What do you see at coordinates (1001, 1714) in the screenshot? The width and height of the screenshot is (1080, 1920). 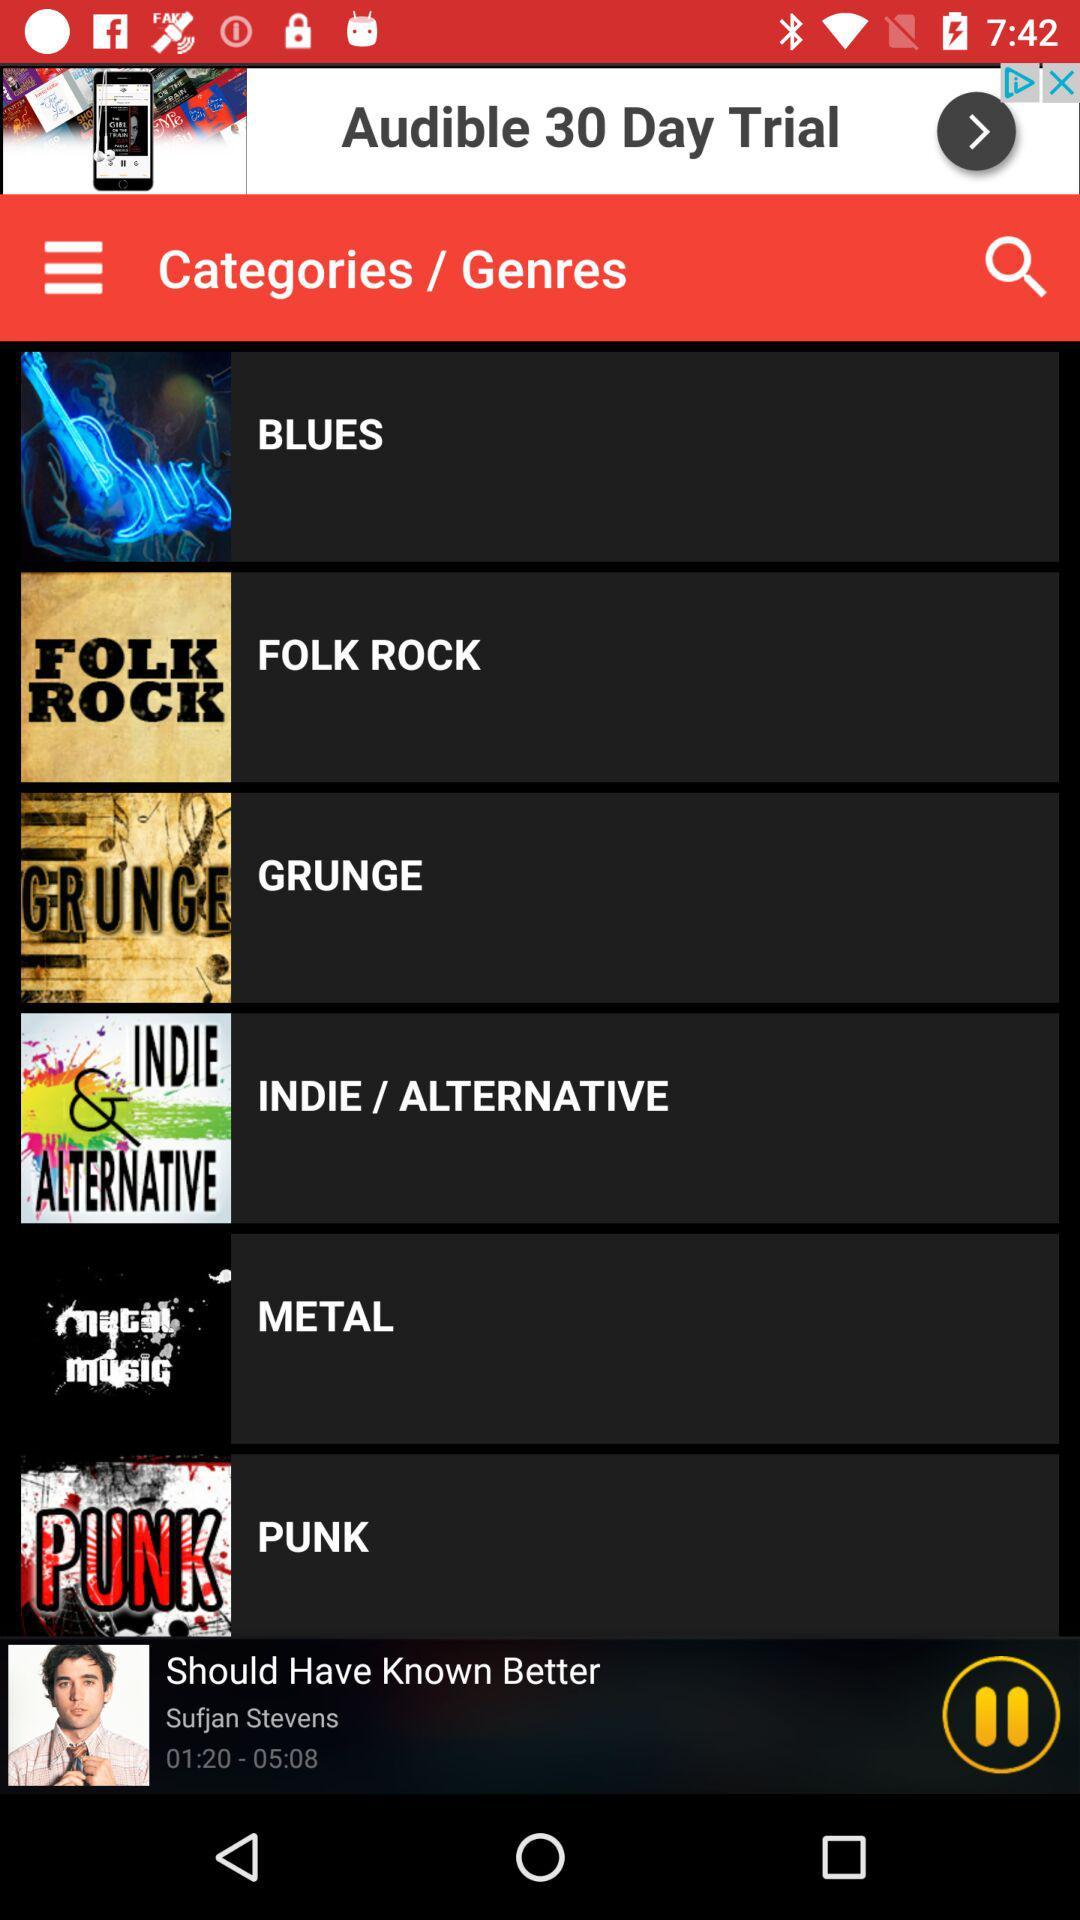 I see `the pause icon` at bounding box center [1001, 1714].